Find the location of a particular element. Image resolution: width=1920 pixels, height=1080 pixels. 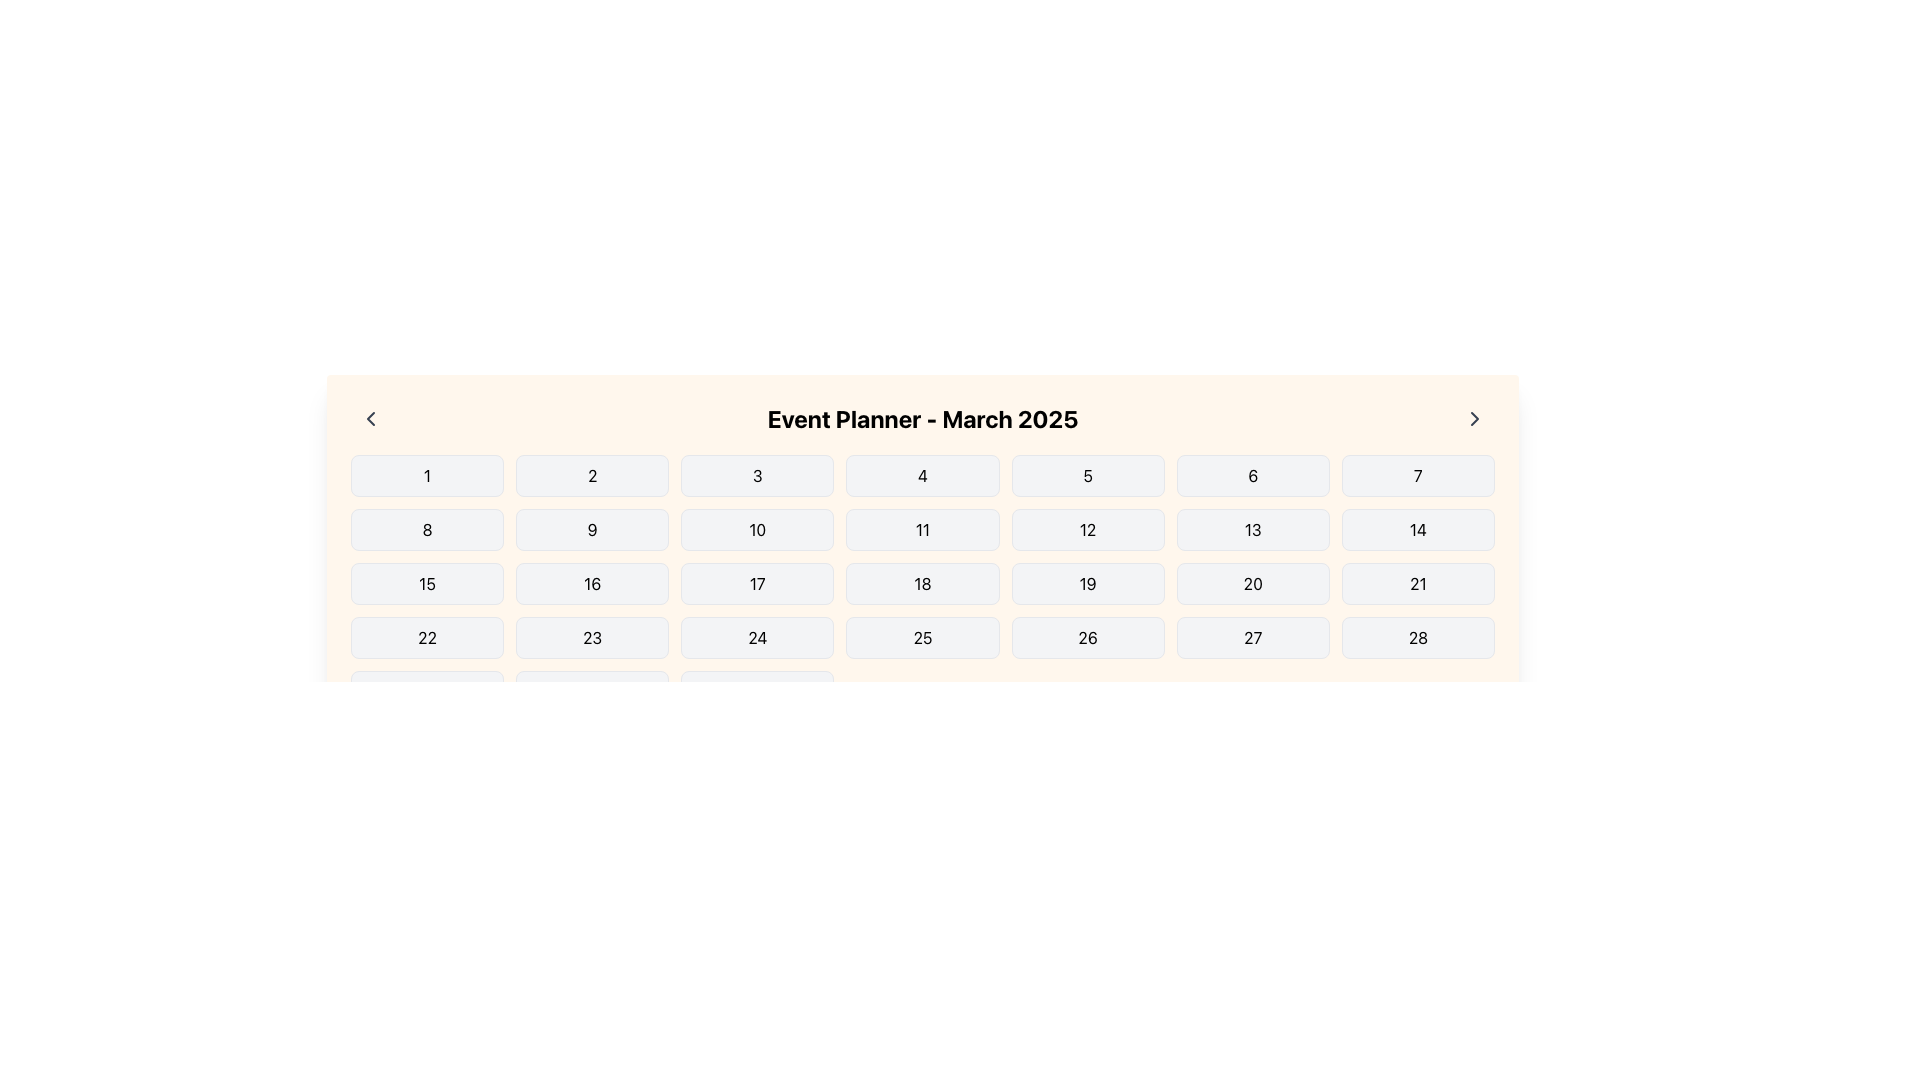

the button-like UI element labeled '23' in the calendar view for a calendar-specific action is located at coordinates (591, 637).